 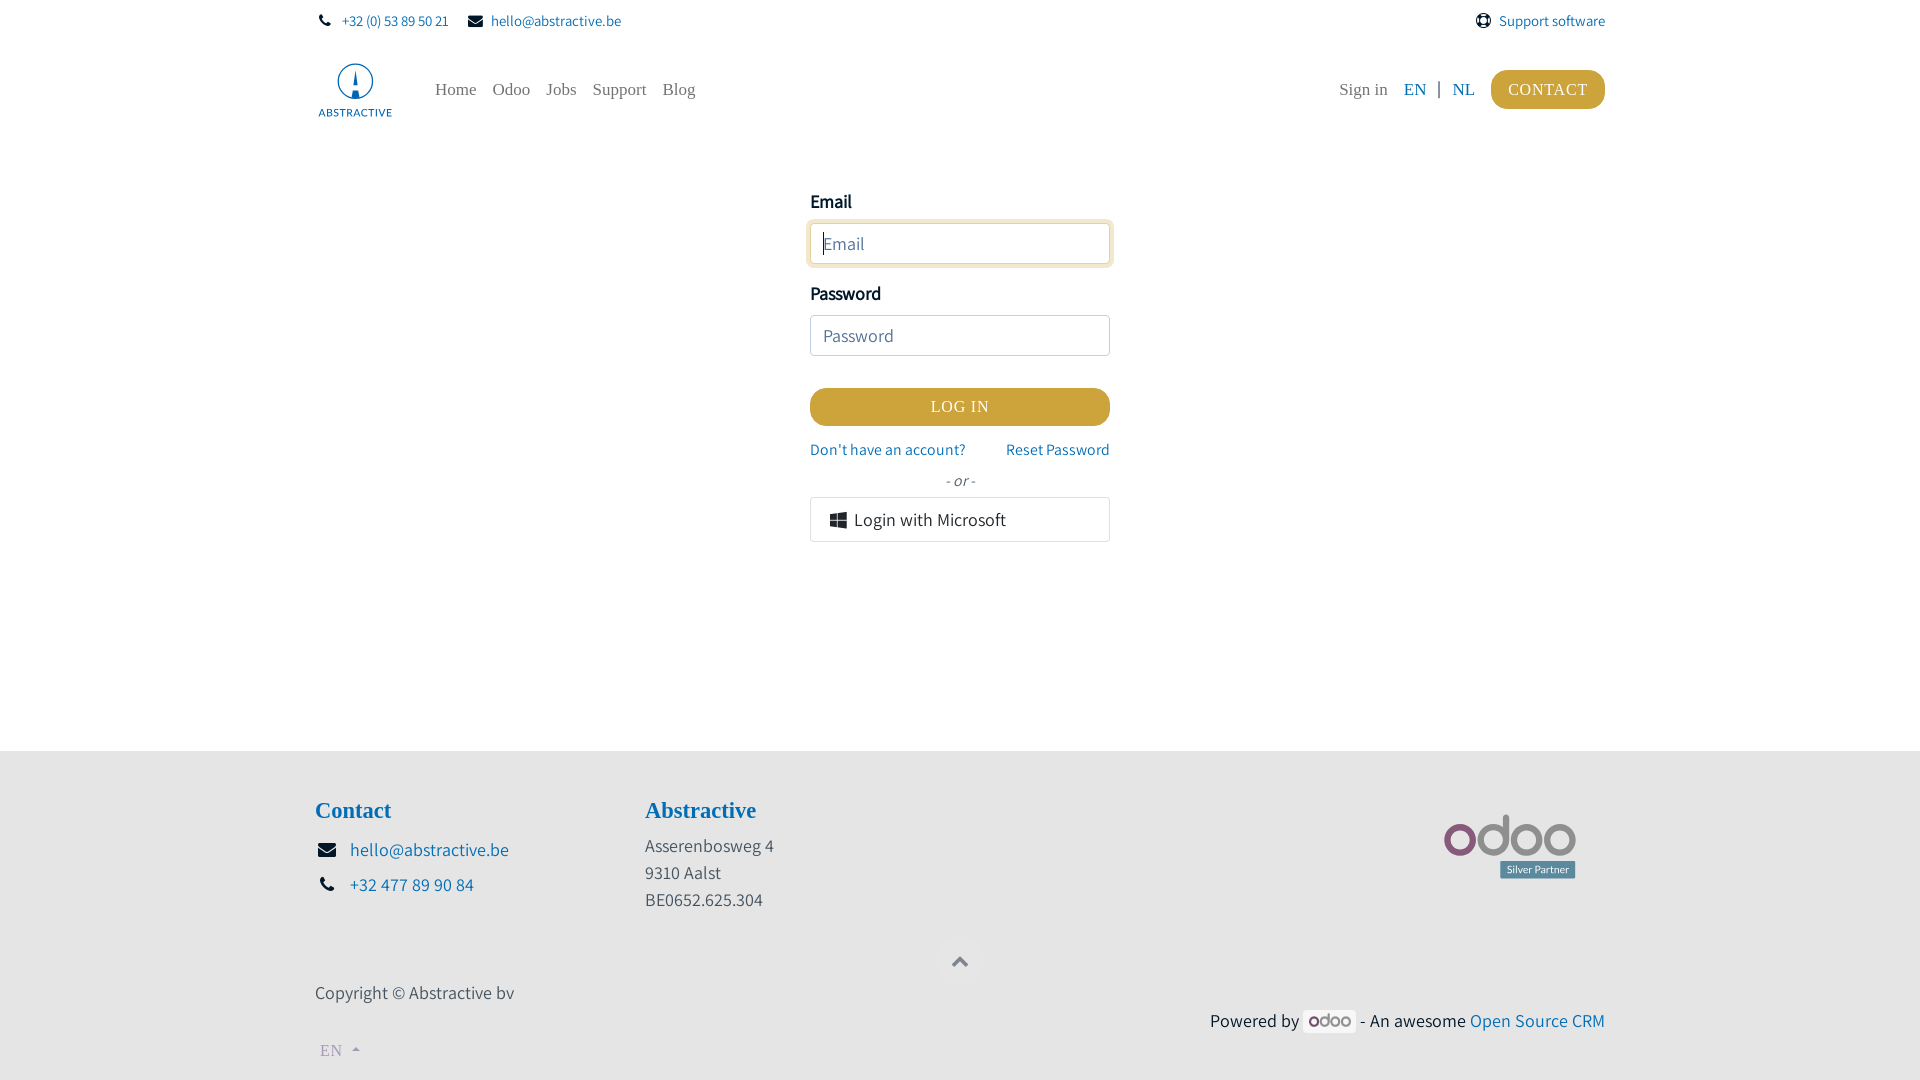 I want to click on '+32 477 89 90 84', so click(x=411, y=883).